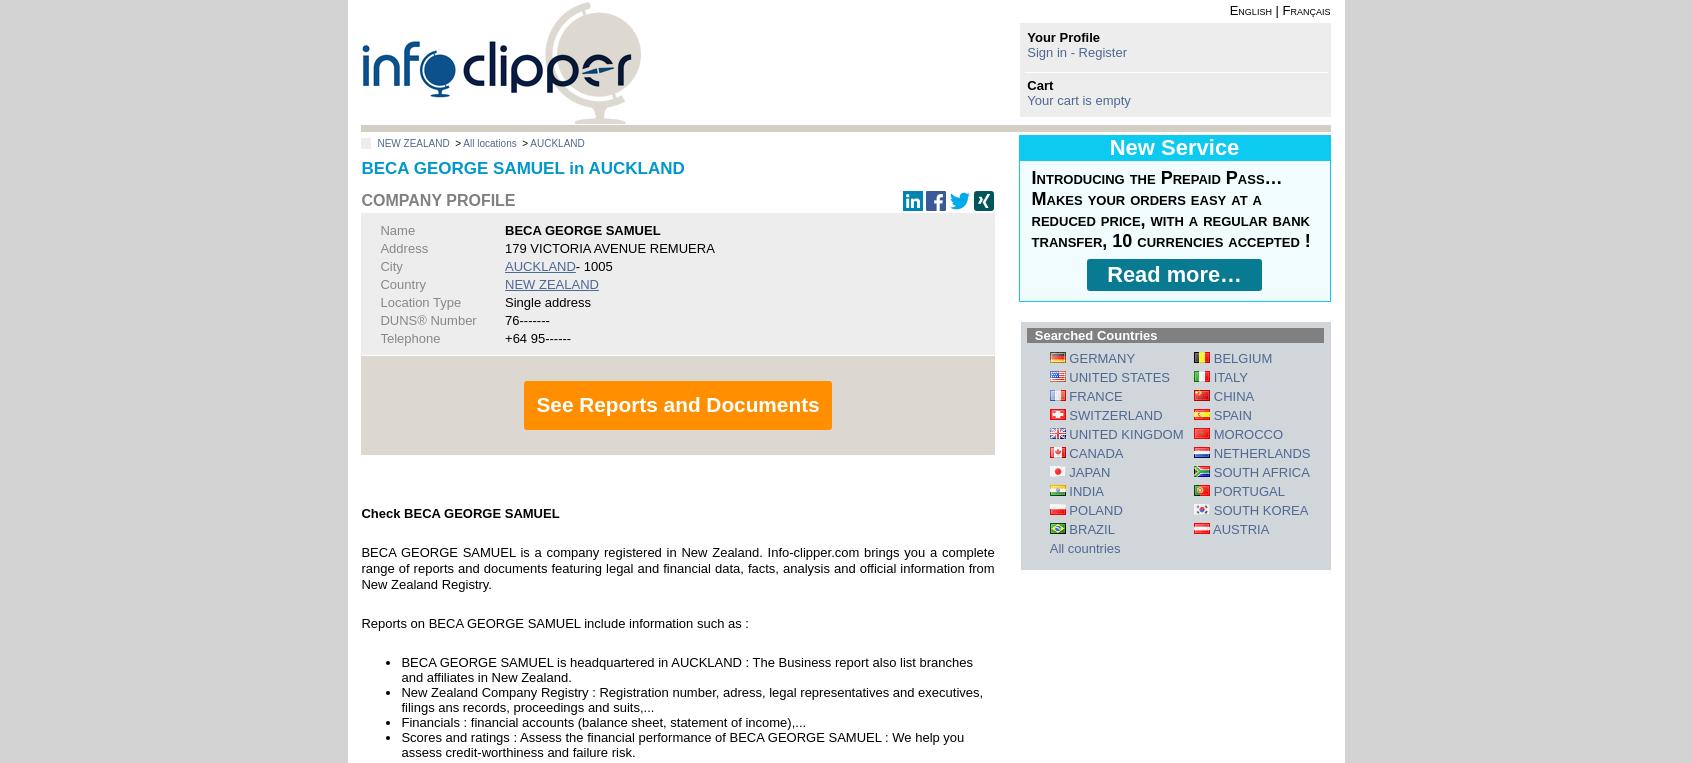 Image resolution: width=1692 pixels, height=763 pixels. I want to click on 'BECA GEORGE SAMUEL is headquartered in AUCKLAND : The Business report also list branches and affiliates in New Zealand.', so click(686, 667).